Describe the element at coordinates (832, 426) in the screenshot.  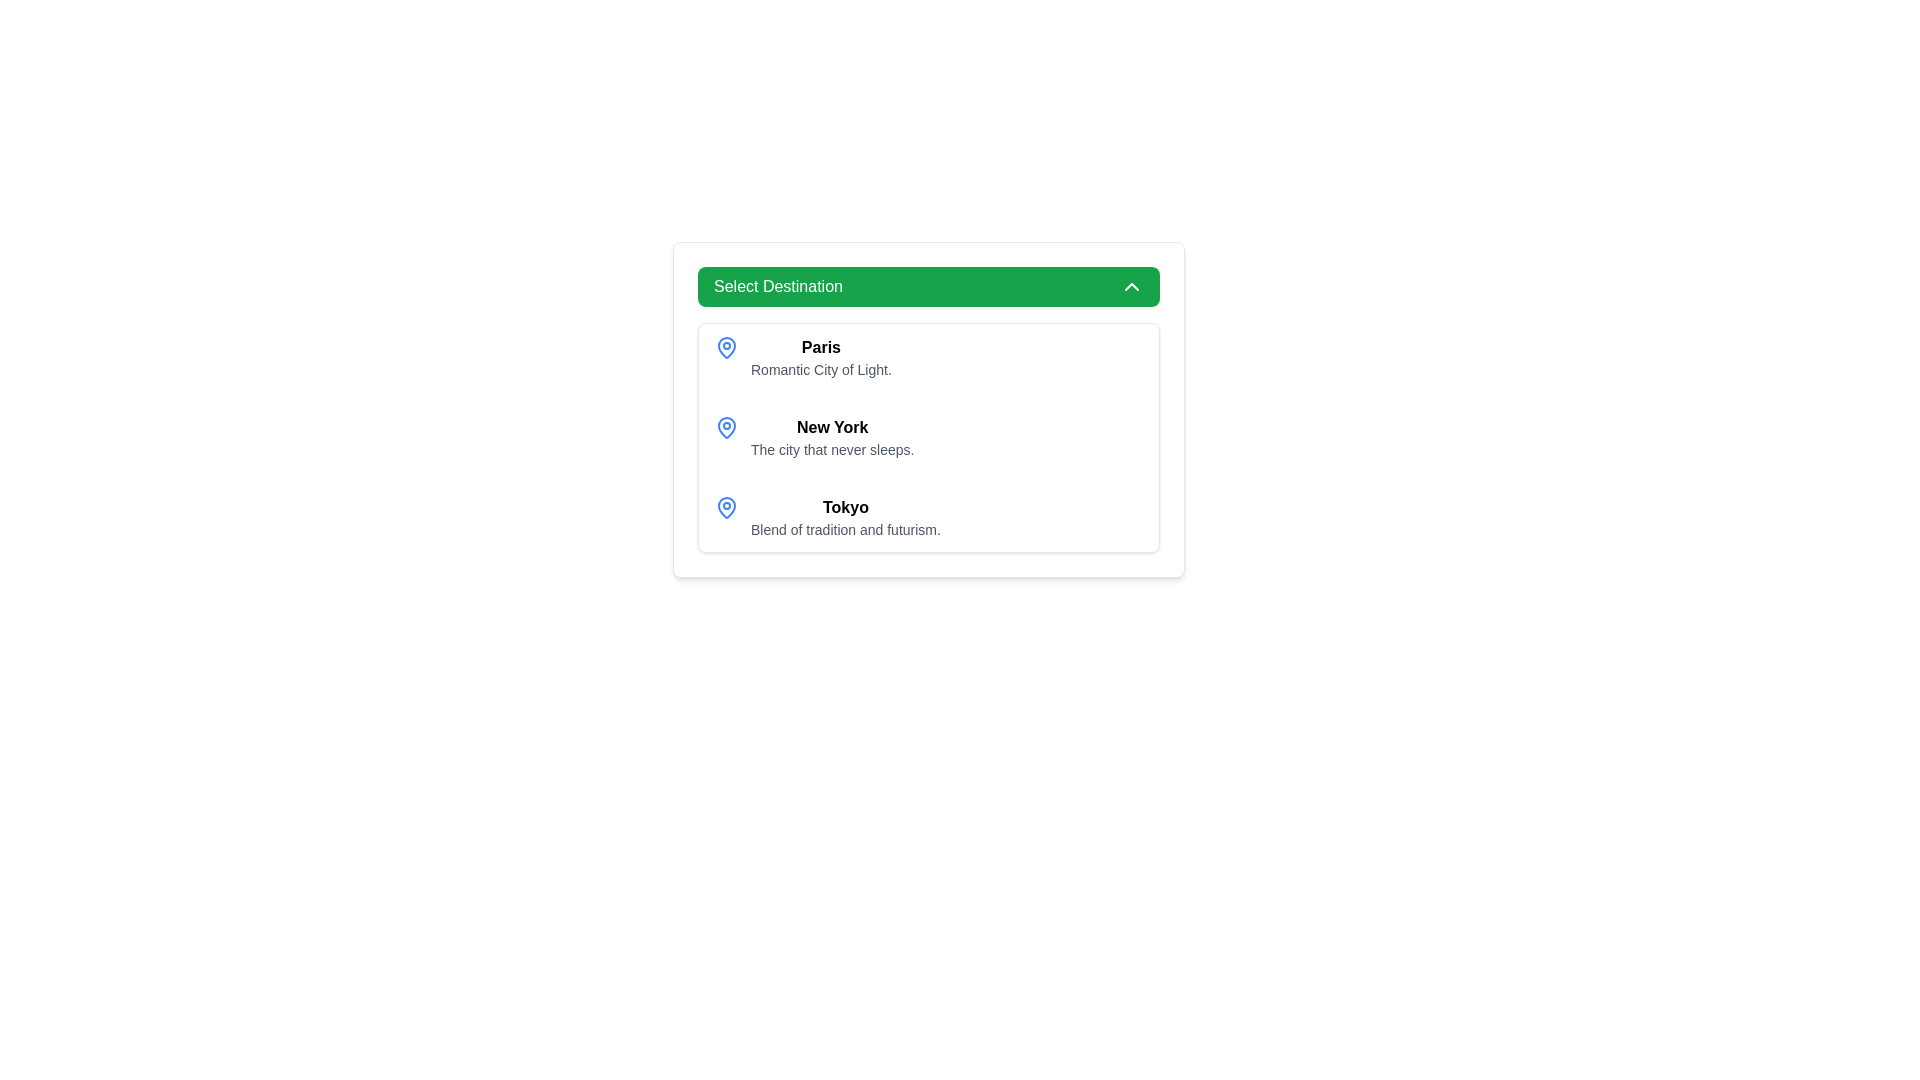
I see `the 'New York' text label` at that location.